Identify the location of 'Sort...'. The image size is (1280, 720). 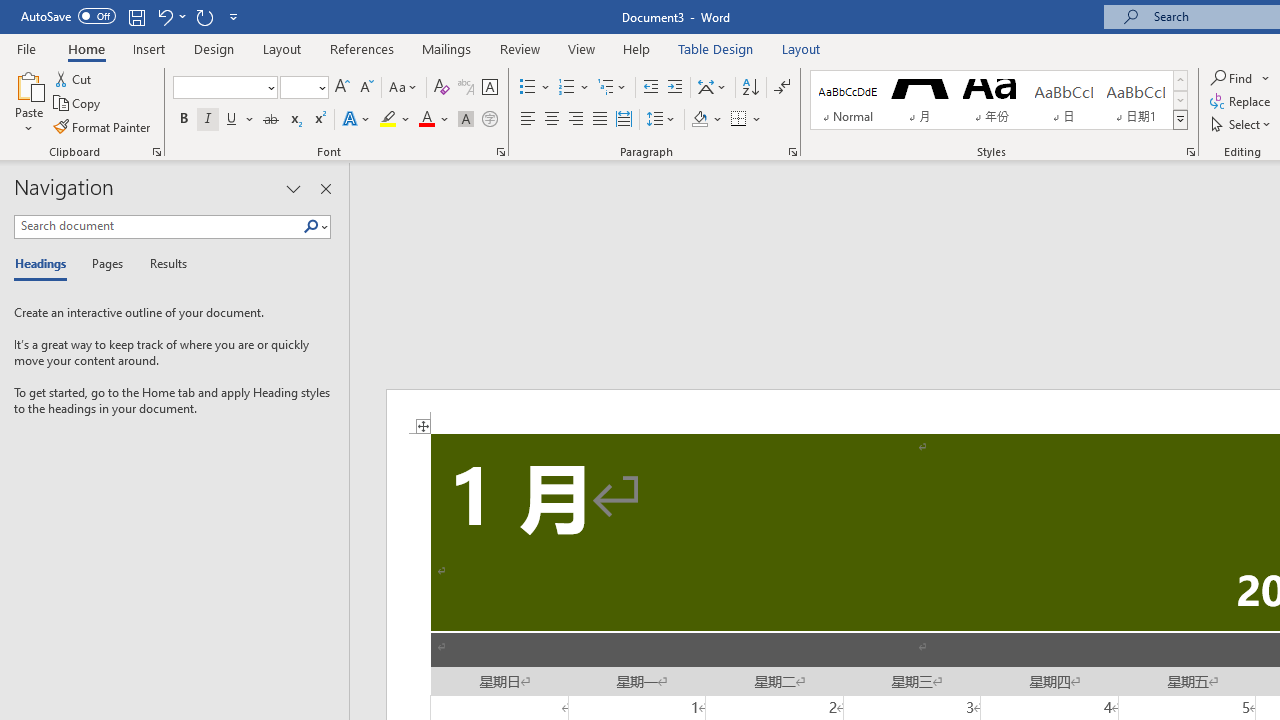
(749, 86).